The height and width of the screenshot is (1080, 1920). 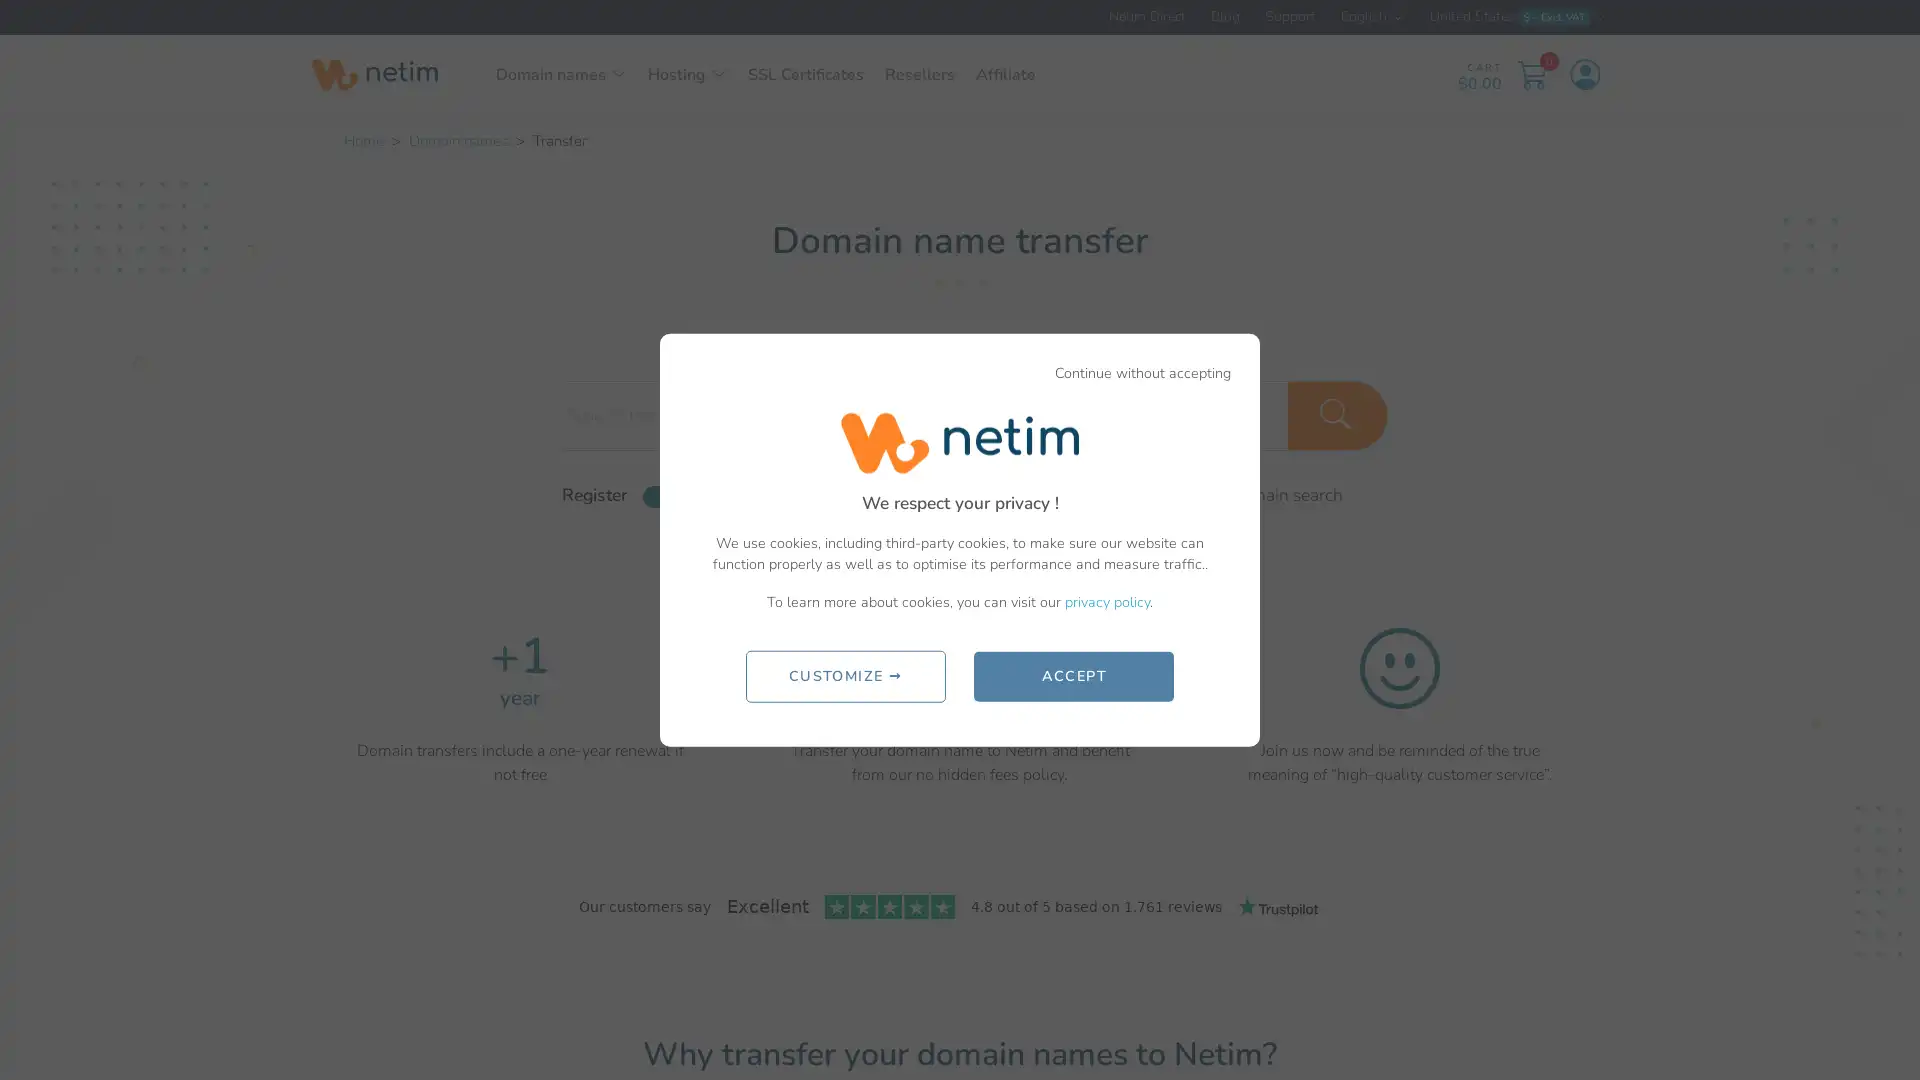 I want to click on Search, so click(x=1338, y=414).